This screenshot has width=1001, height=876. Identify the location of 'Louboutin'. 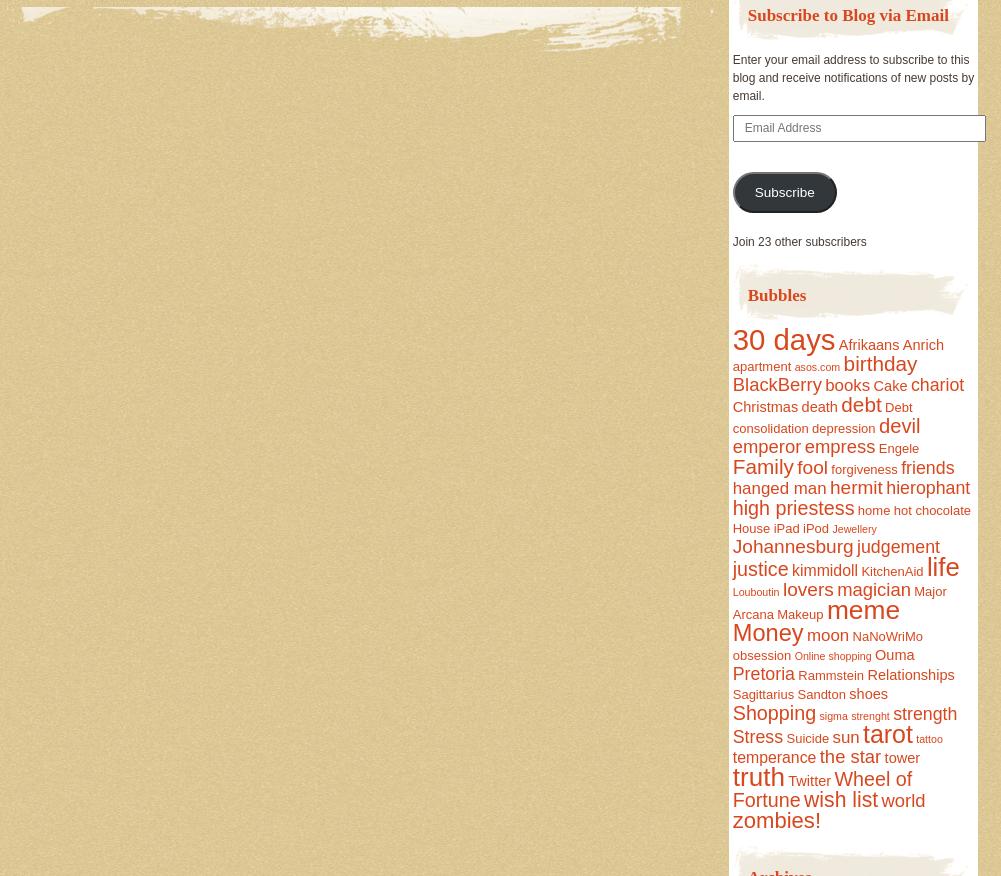
(755, 590).